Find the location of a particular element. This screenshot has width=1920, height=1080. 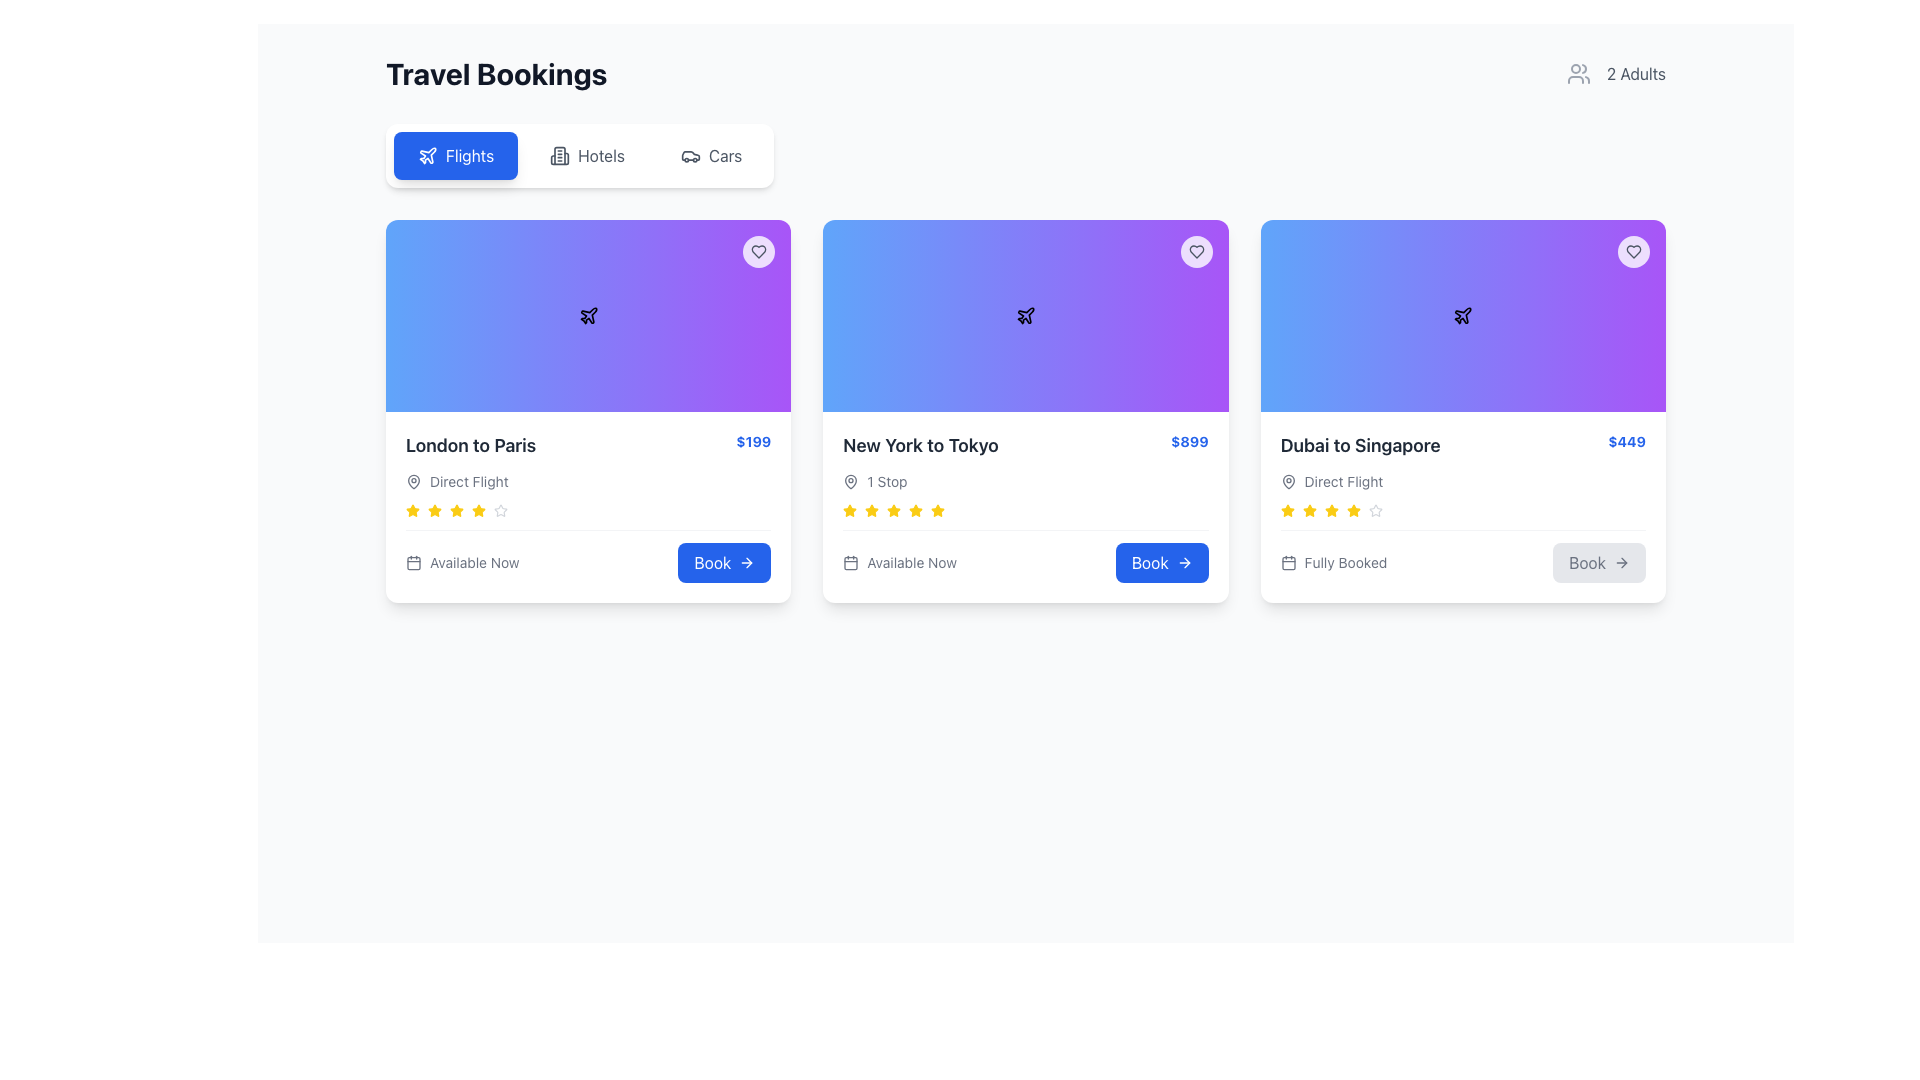

status information from the 'Fully Booked' label, which is styled in gray and located above the 'Book' button on the travel booking interface is located at coordinates (1334, 563).